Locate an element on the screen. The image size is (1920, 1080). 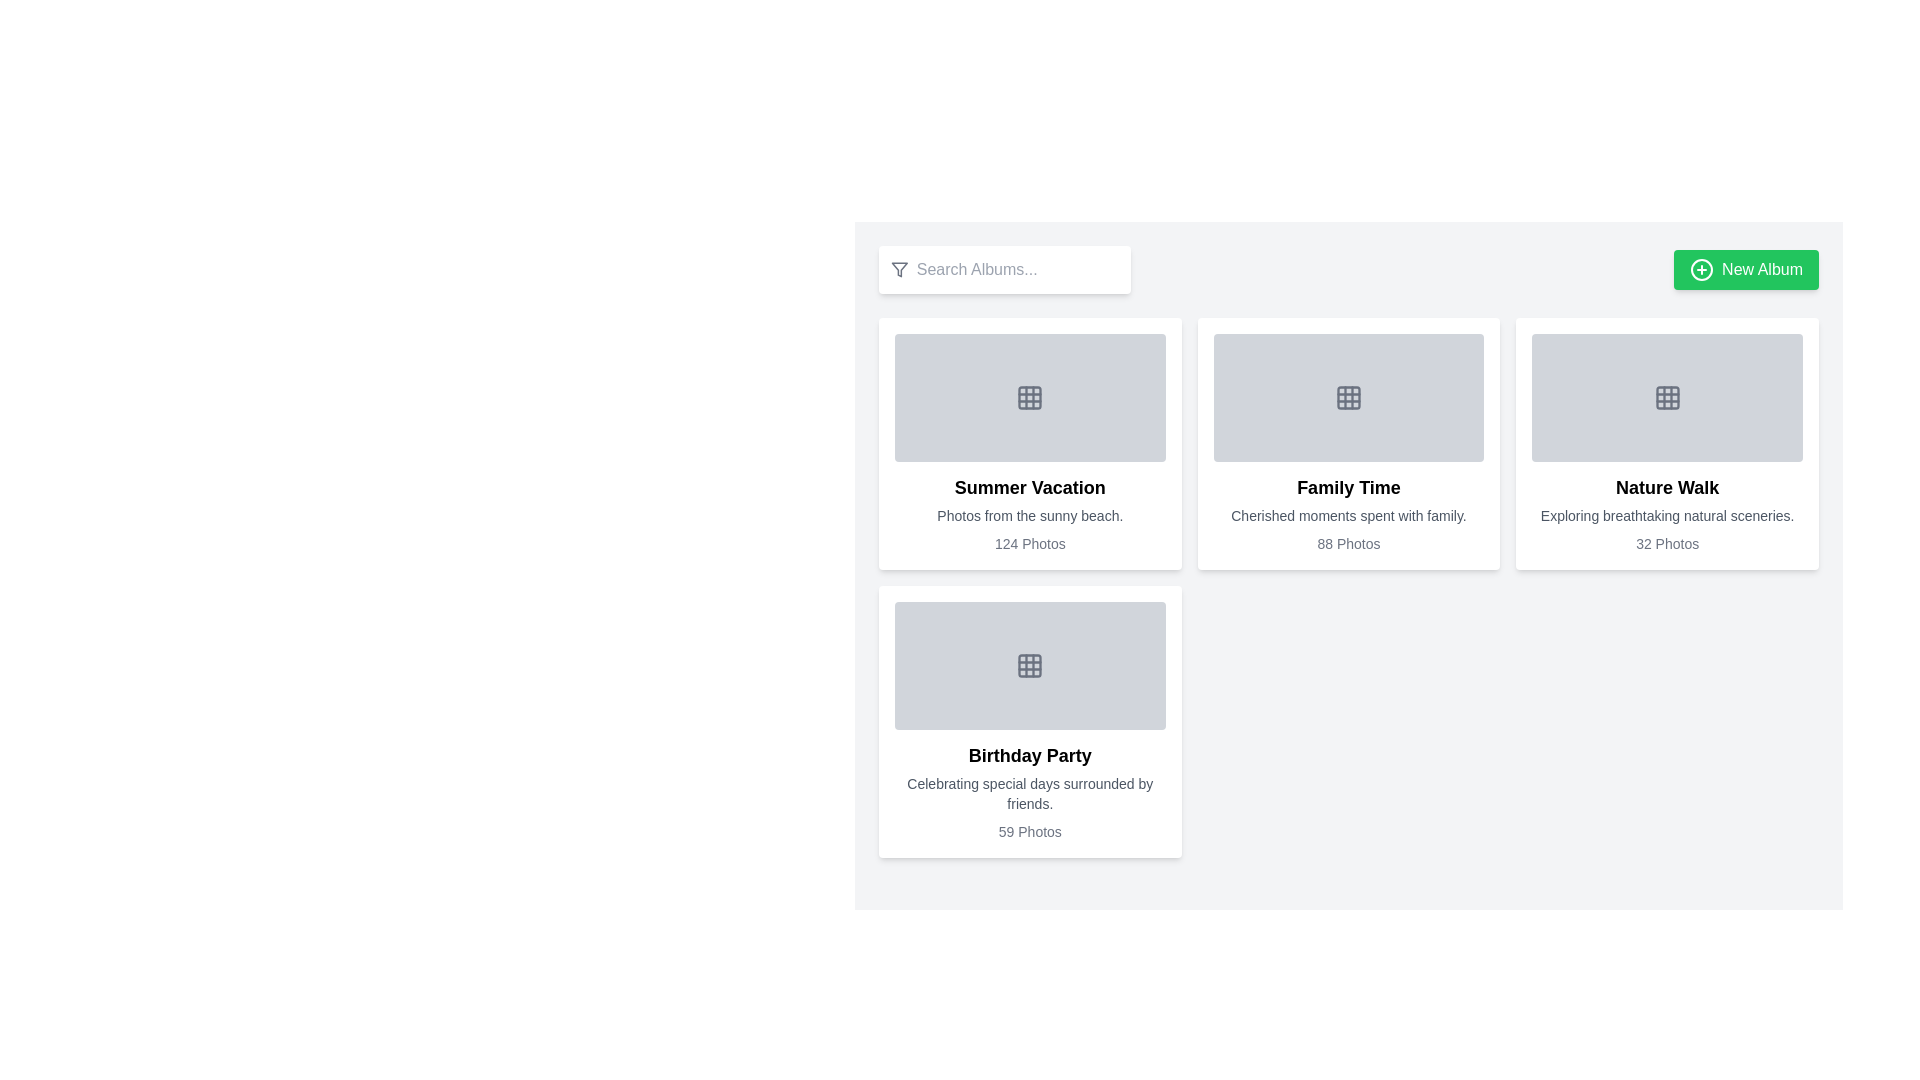
the Text label that provides information about the number of photos in the 'Birthday Party' album, located beneath the sentence 'Celebrating special days surrounded by friends.' is located at coordinates (1030, 832).